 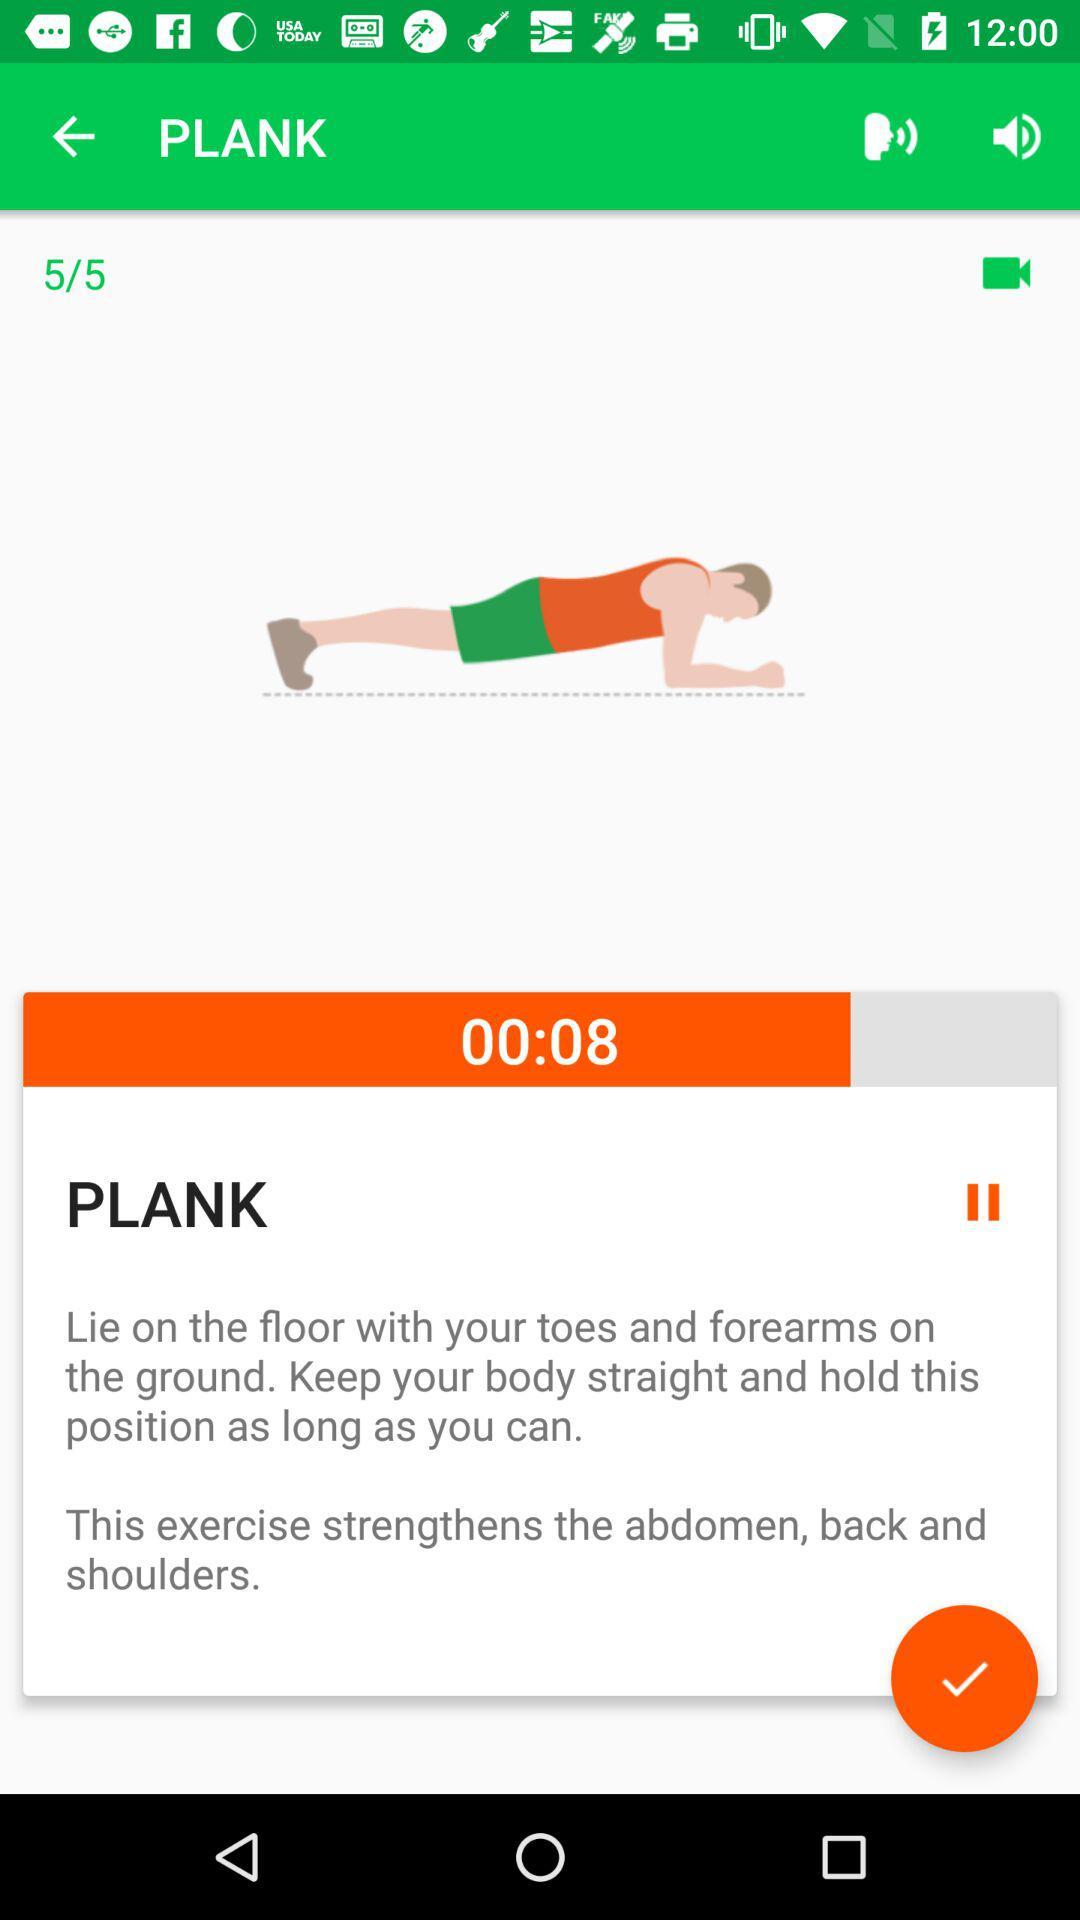 What do you see at coordinates (890, 136) in the screenshot?
I see `the icon beside plank` at bounding box center [890, 136].